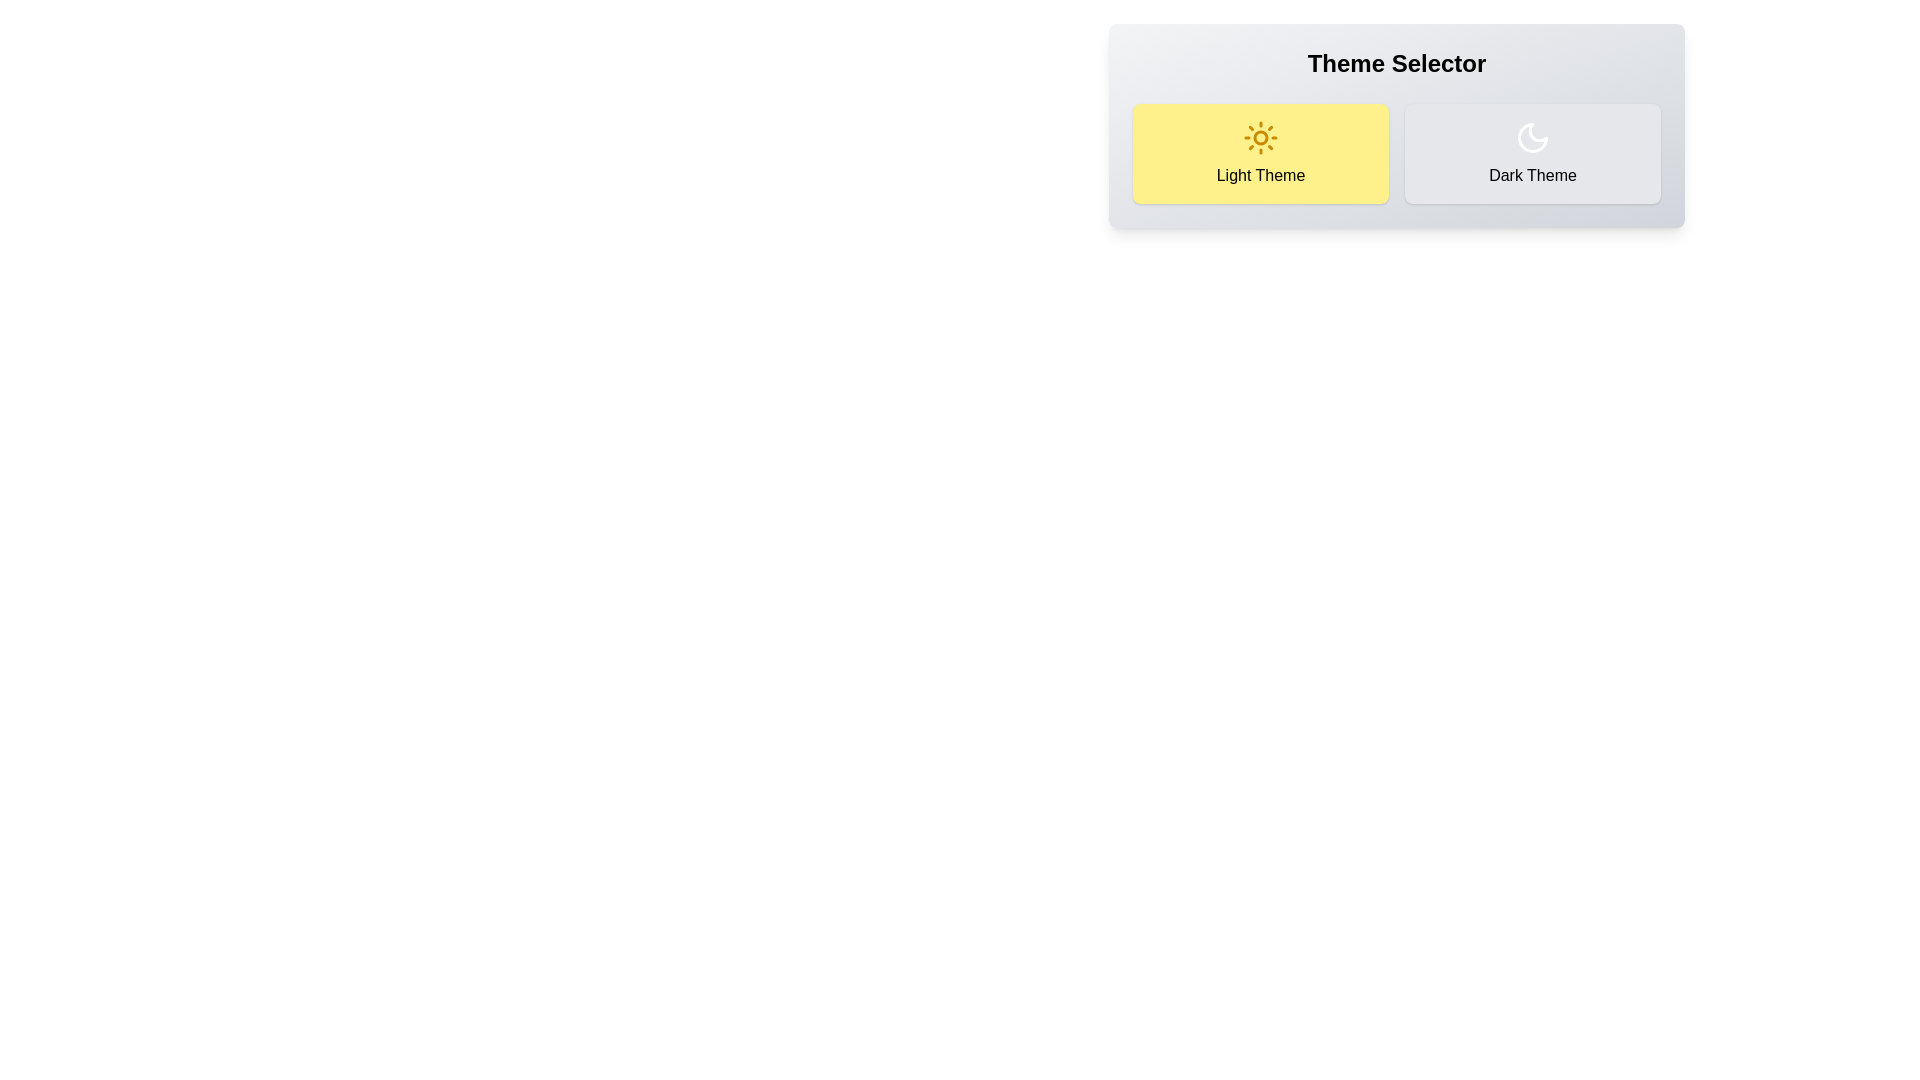 This screenshot has width=1920, height=1080. I want to click on the 'Dark Theme' button to select the dark theme, so click(1531, 153).